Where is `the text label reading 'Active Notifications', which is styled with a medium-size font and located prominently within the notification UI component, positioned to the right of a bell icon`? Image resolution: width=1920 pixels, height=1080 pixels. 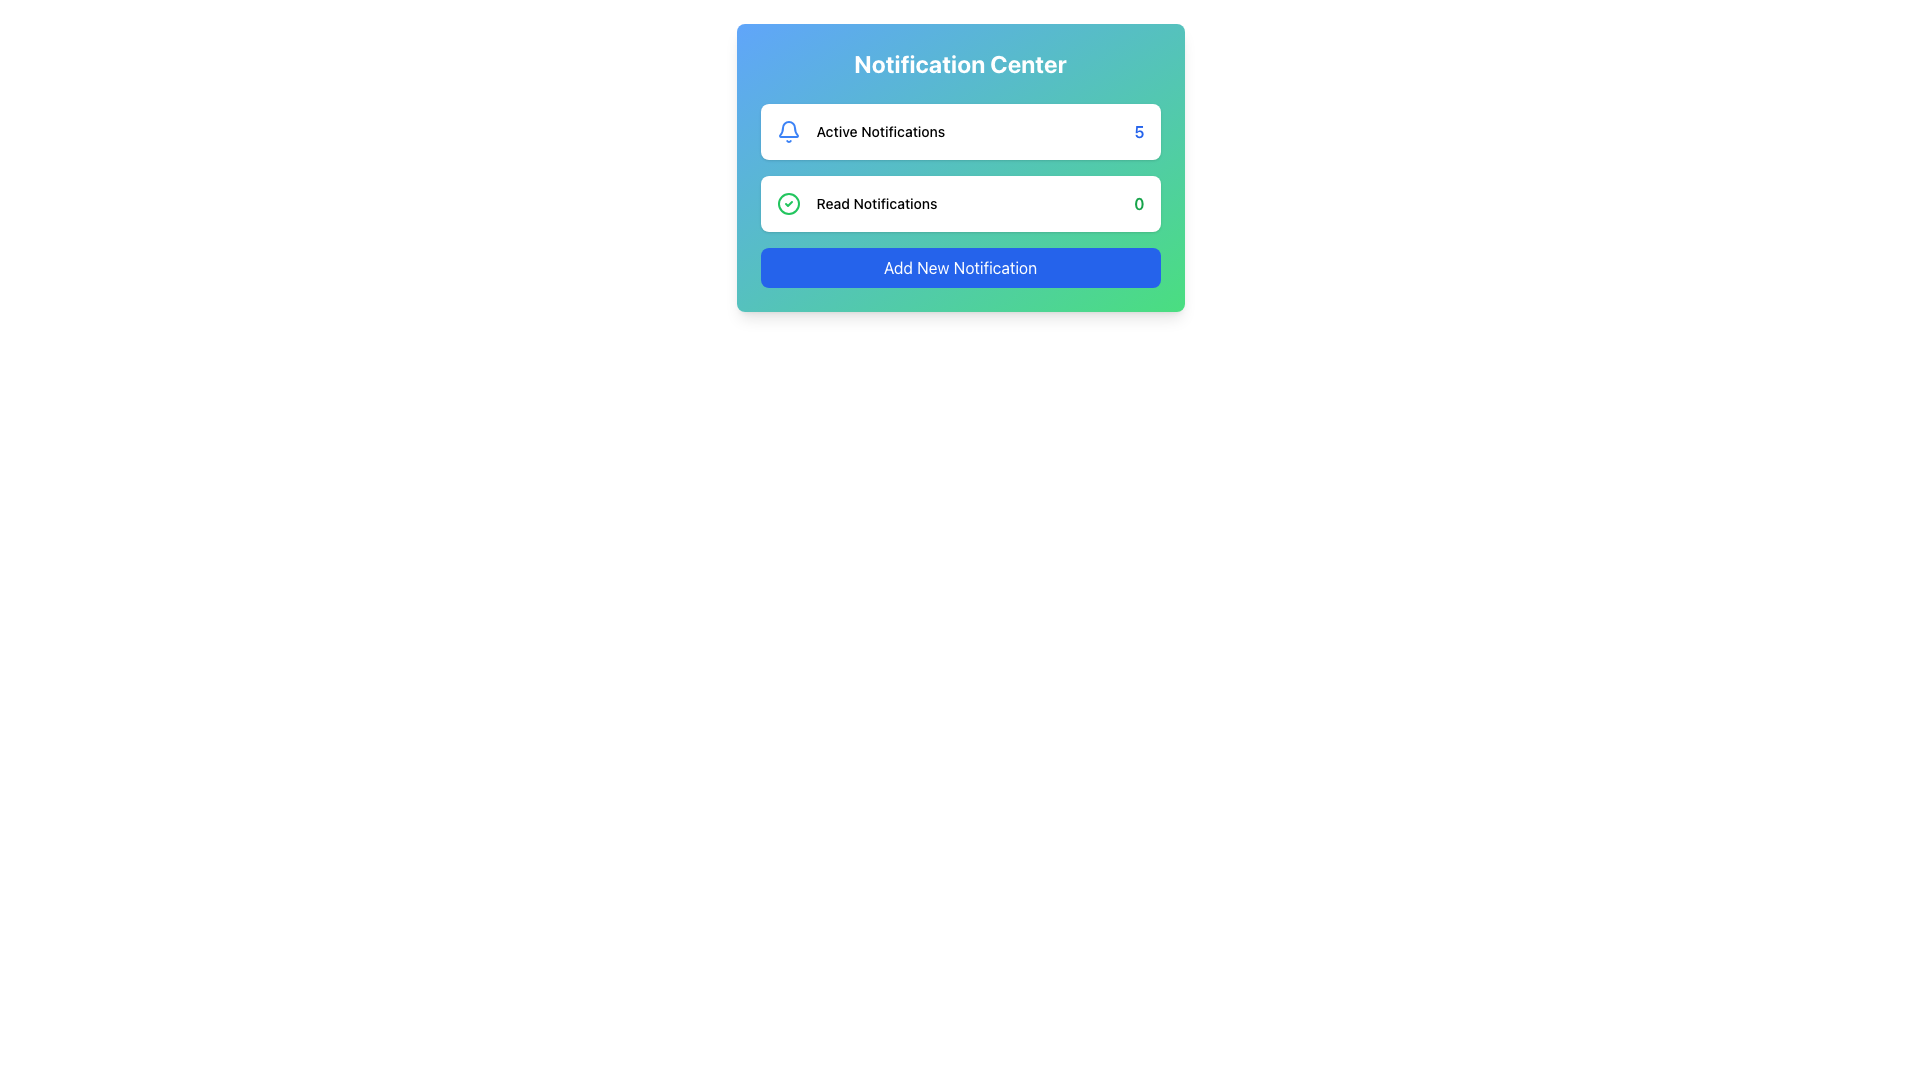 the text label reading 'Active Notifications', which is styled with a medium-size font and located prominently within the notification UI component, positioned to the right of a bell icon is located at coordinates (880, 131).